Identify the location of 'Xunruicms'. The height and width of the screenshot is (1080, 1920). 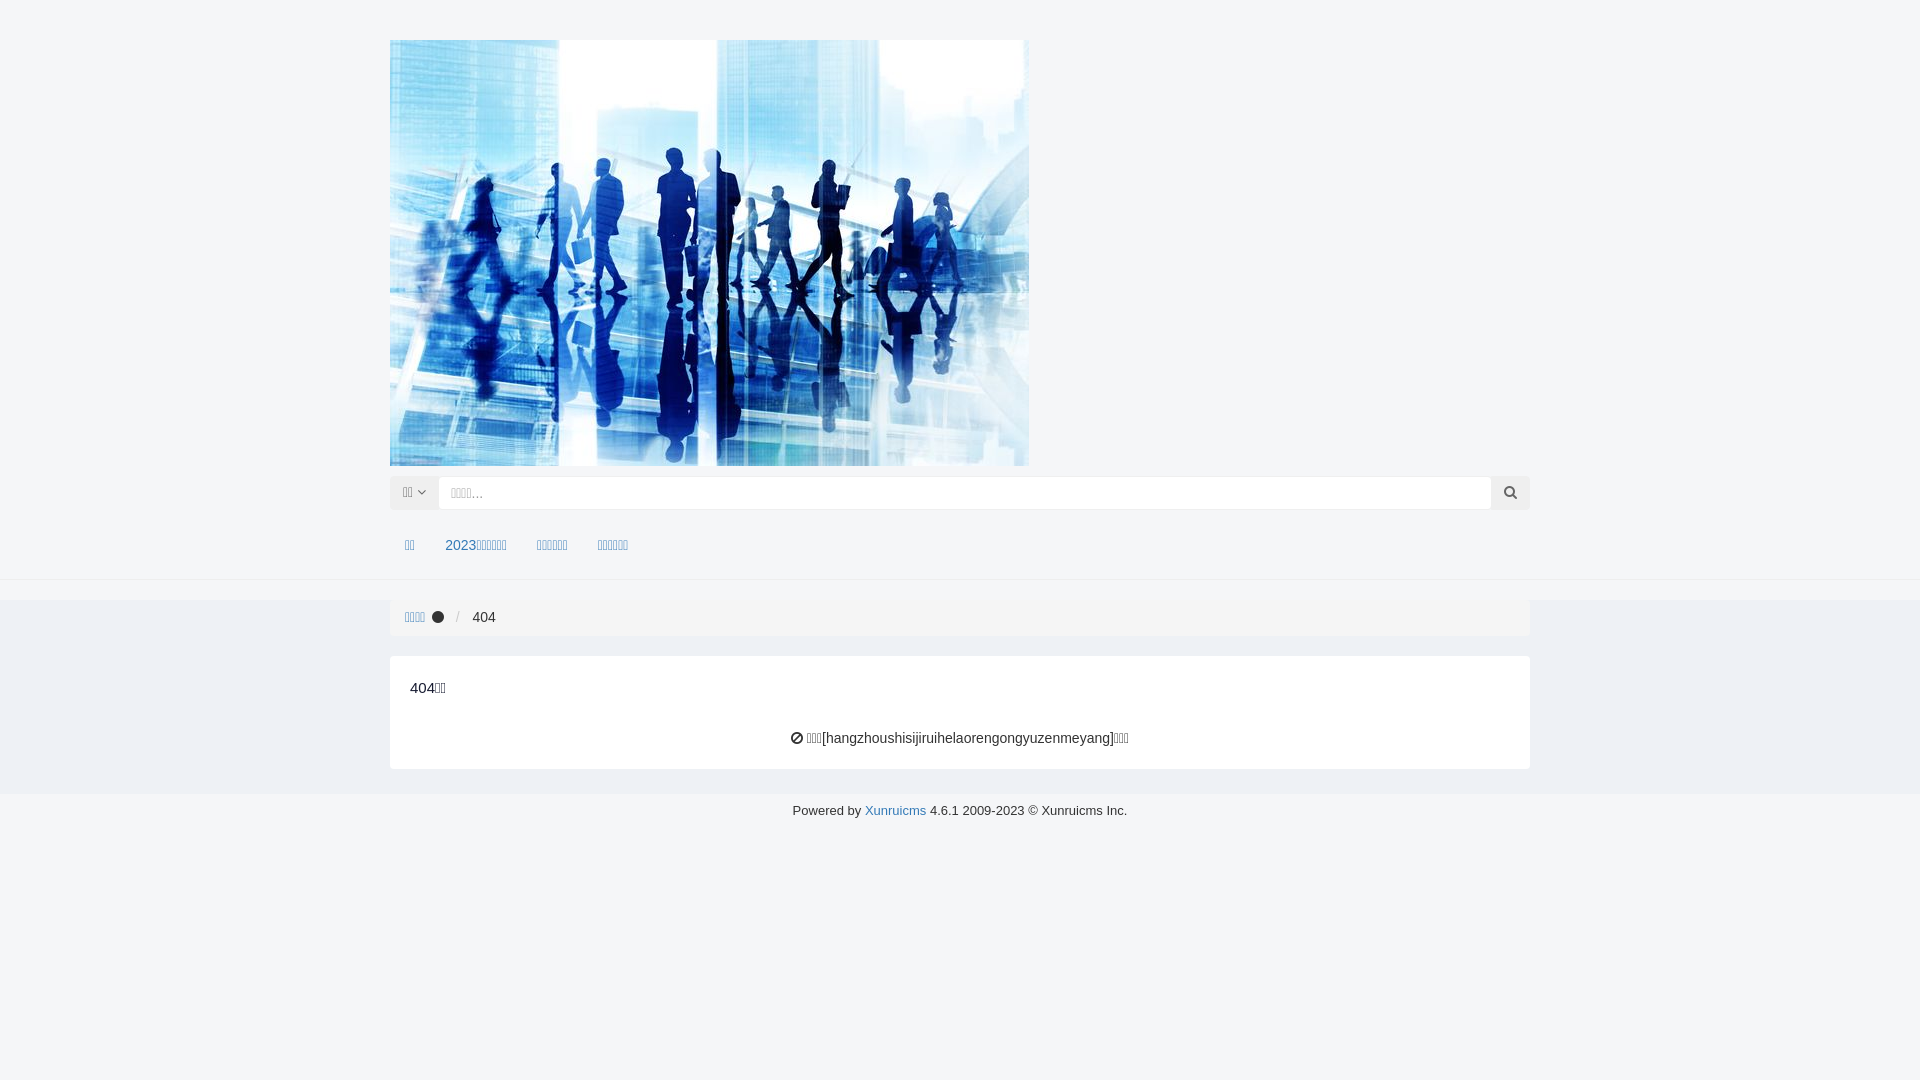
(894, 810).